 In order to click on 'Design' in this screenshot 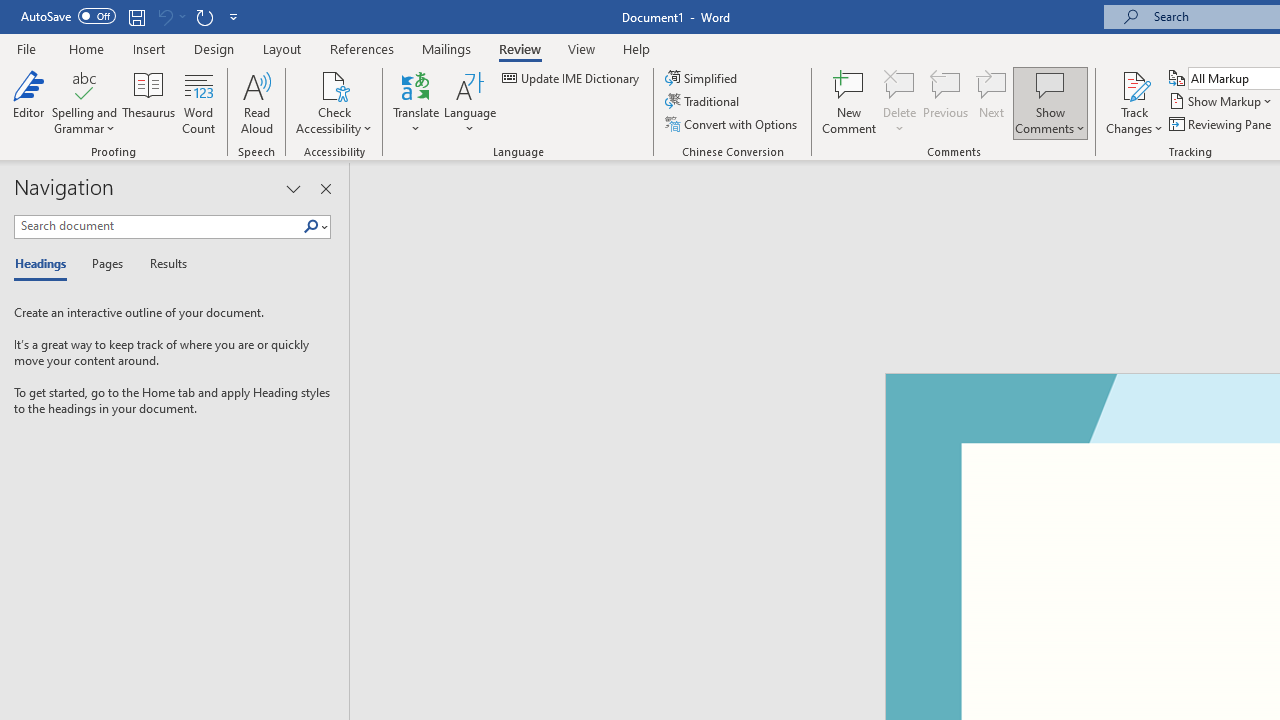, I will do `click(214, 48)`.